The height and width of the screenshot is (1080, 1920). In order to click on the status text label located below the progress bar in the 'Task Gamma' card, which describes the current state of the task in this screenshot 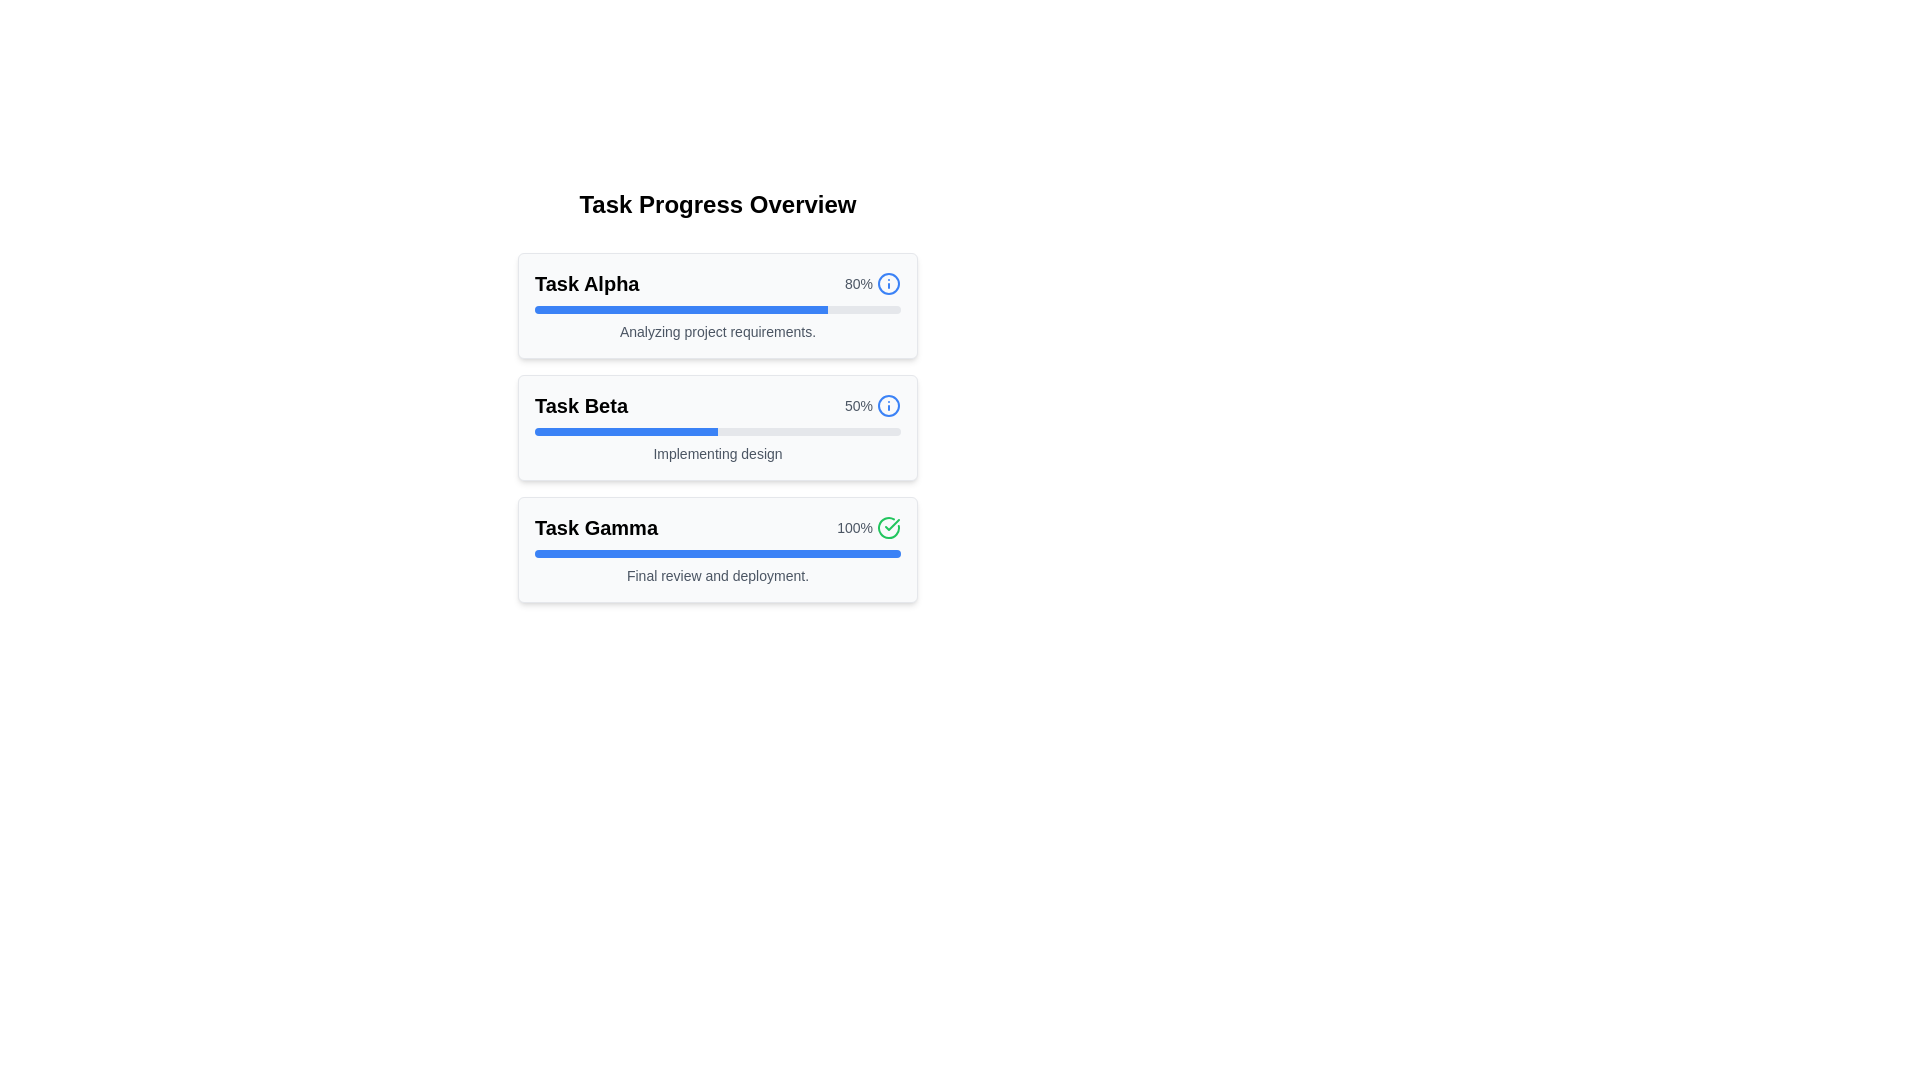, I will do `click(718, 575)`.